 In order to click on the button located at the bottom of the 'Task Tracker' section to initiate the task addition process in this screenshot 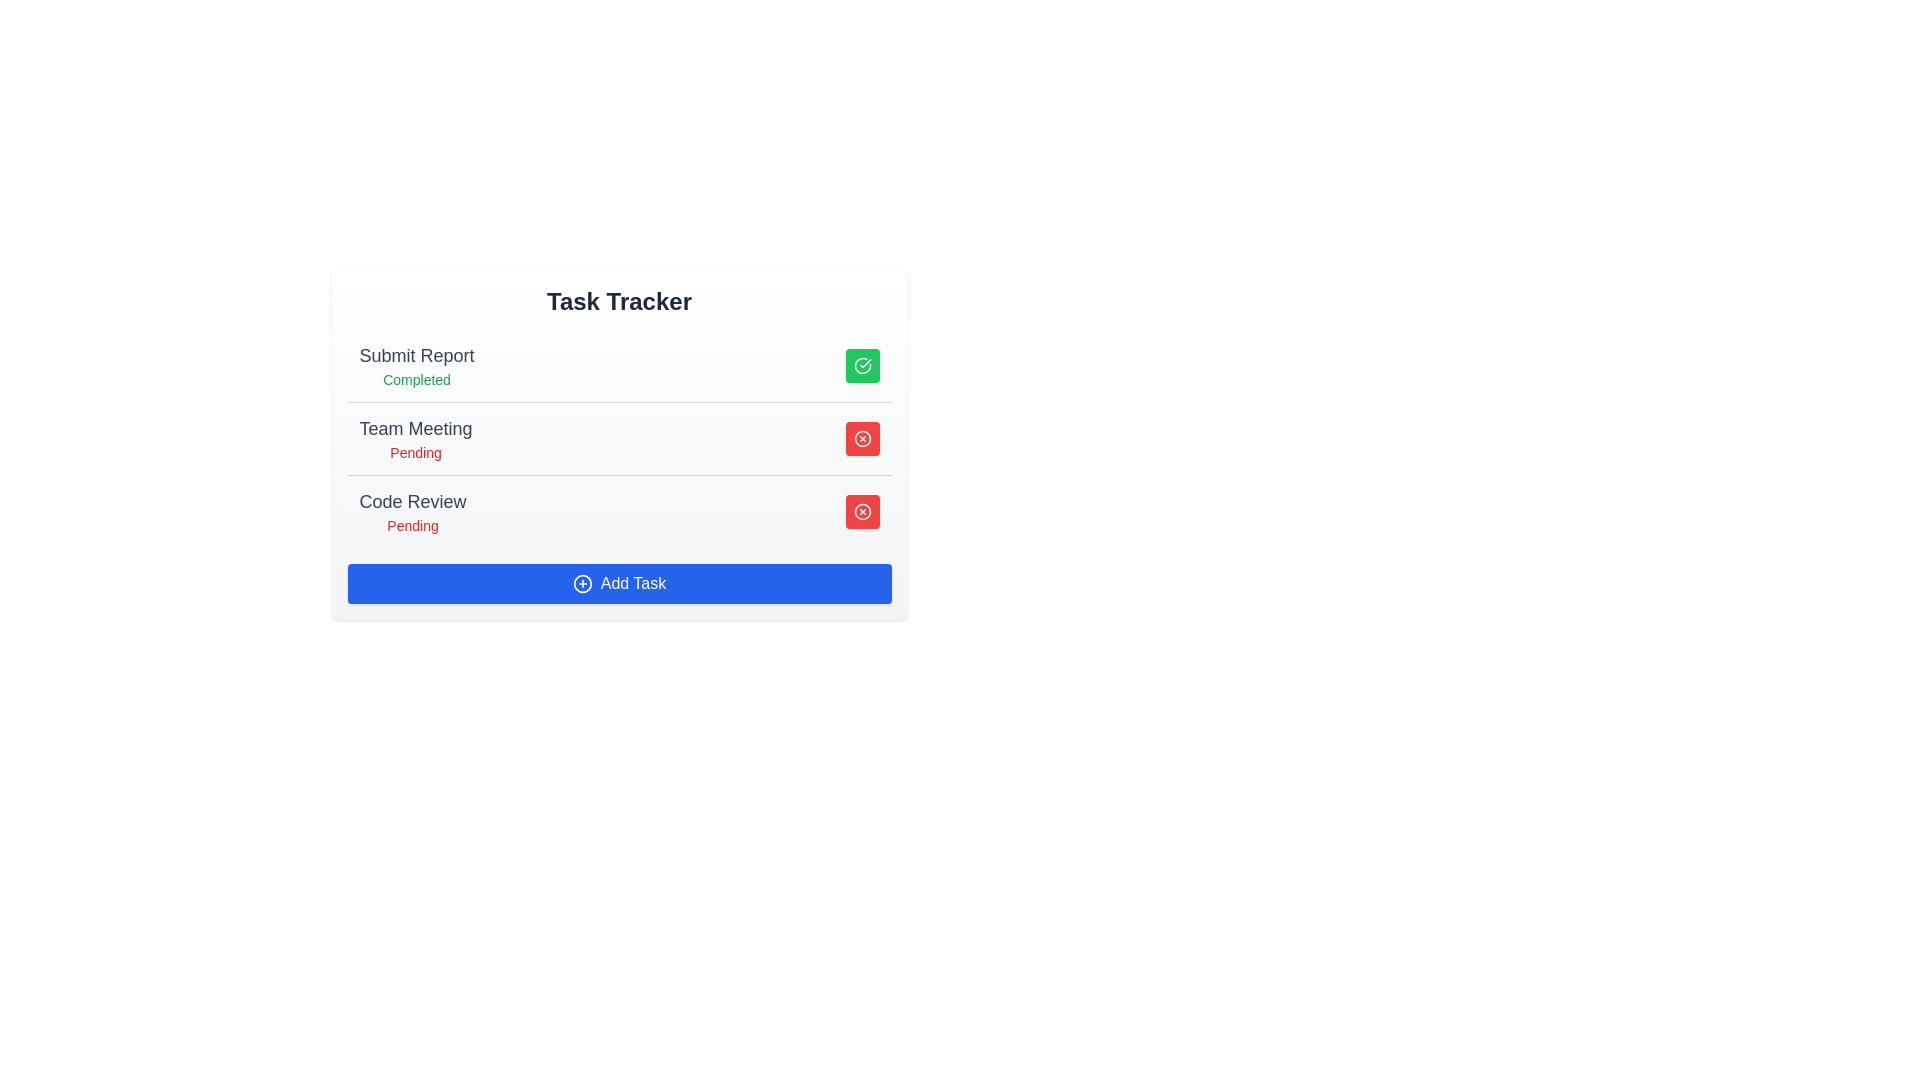, I will do `click(618, 583)`.